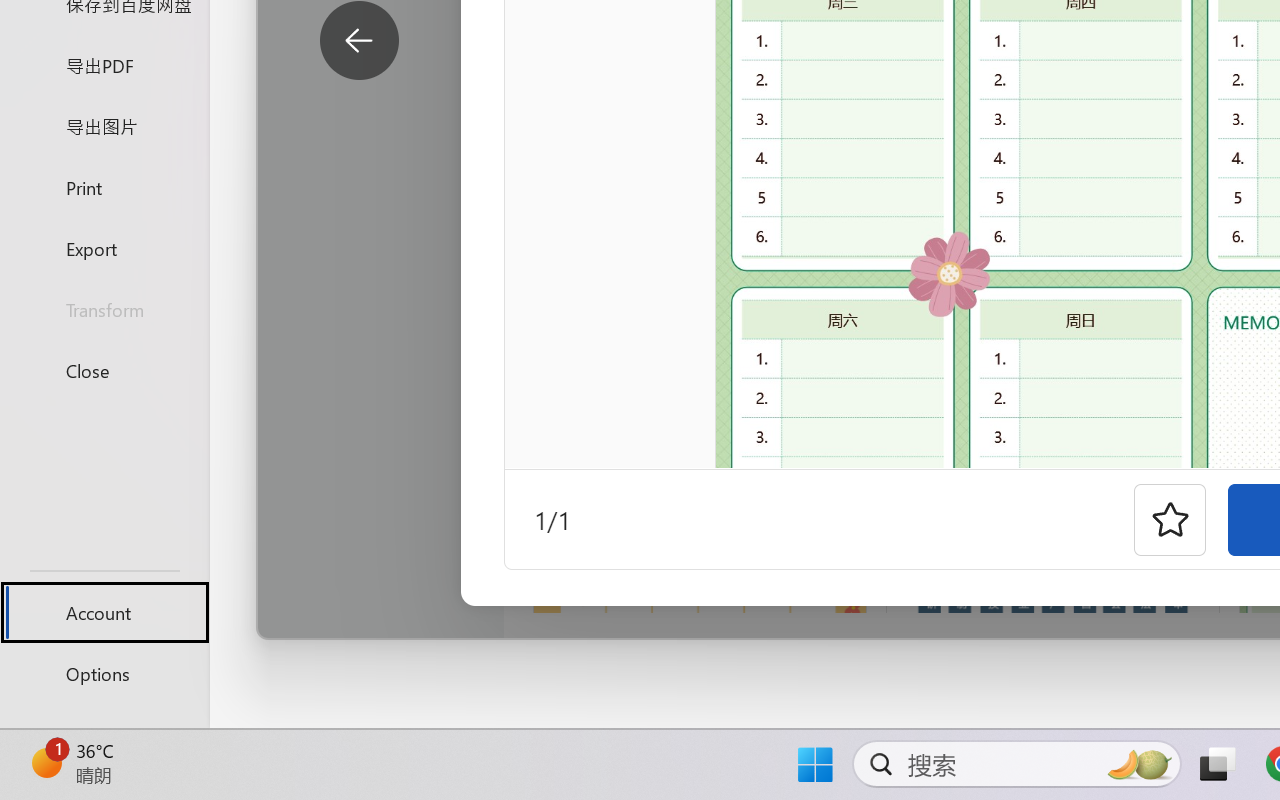 The image size is (1280, 800). What do you see at coordinates (103, 186) in the screenshot?
I see `'Print'` at bounding box center [103, 186].